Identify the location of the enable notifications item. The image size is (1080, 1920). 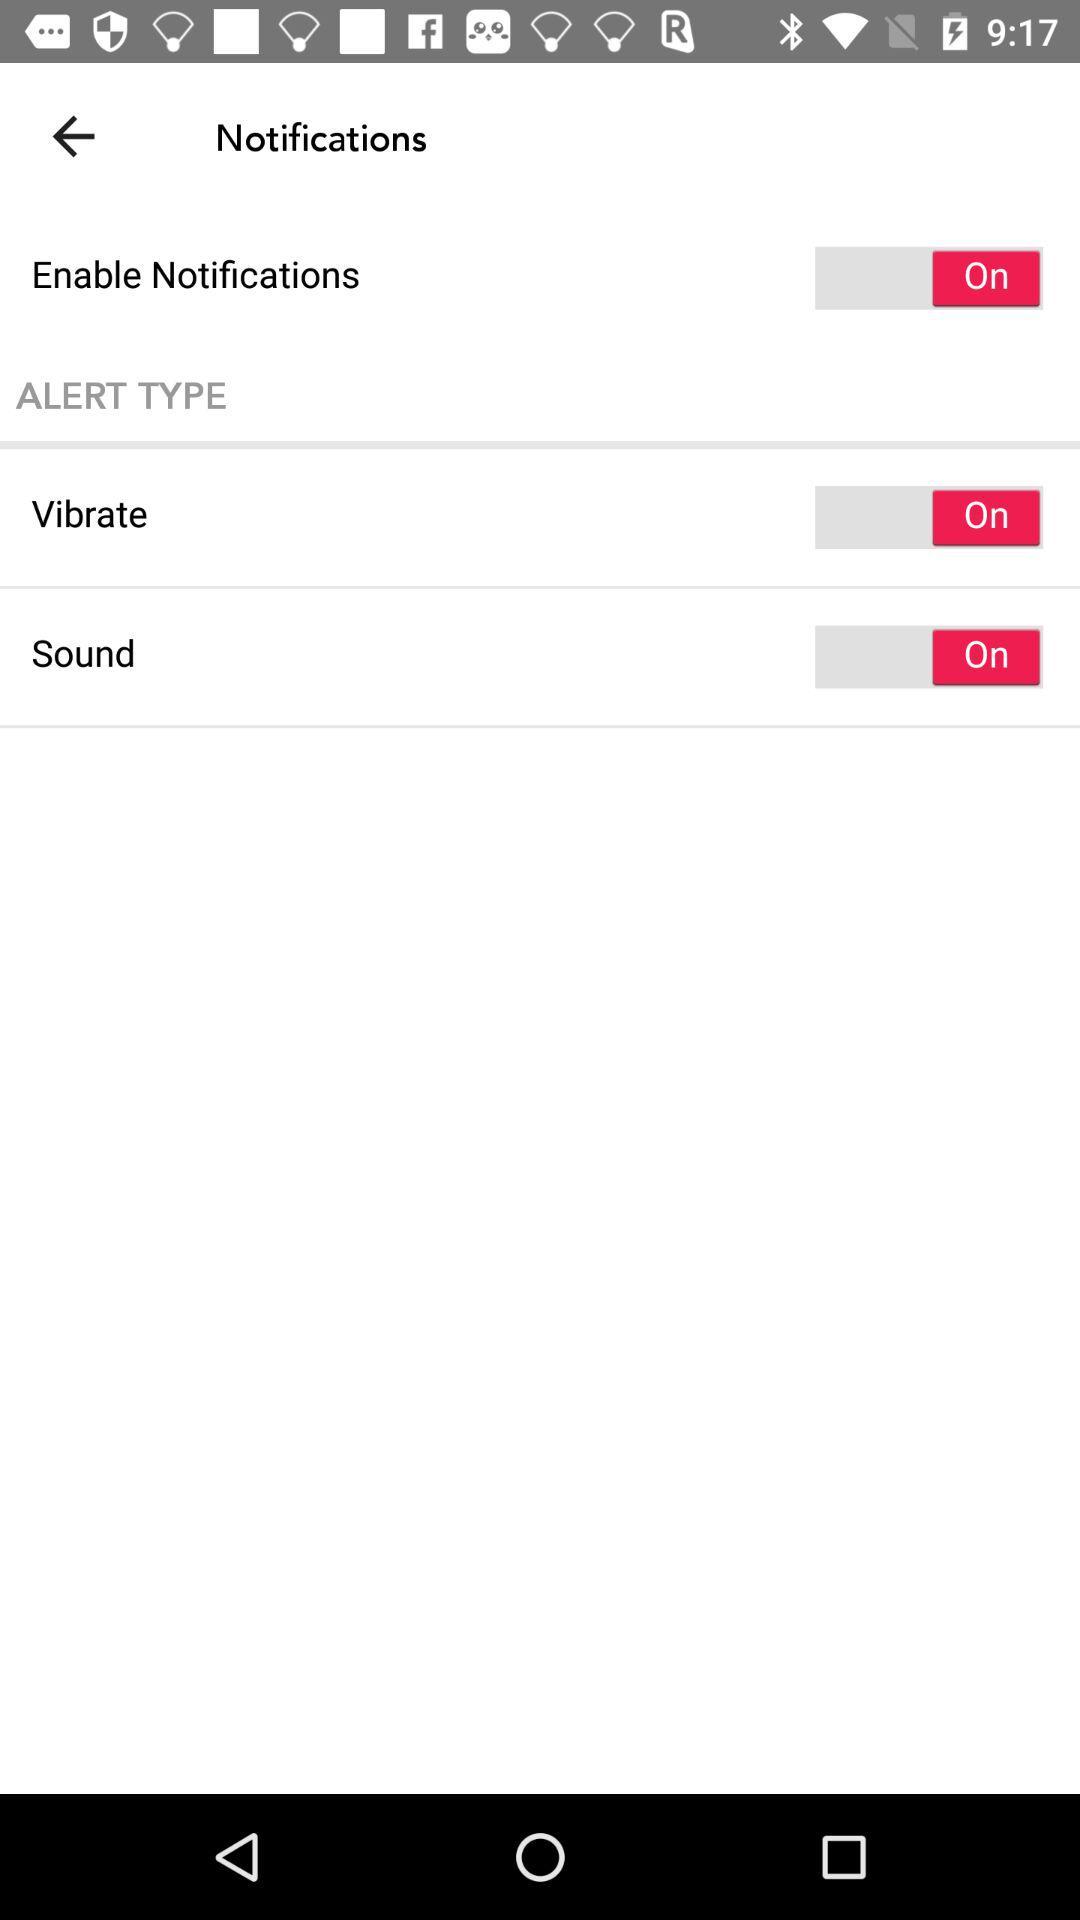
(540, 277).